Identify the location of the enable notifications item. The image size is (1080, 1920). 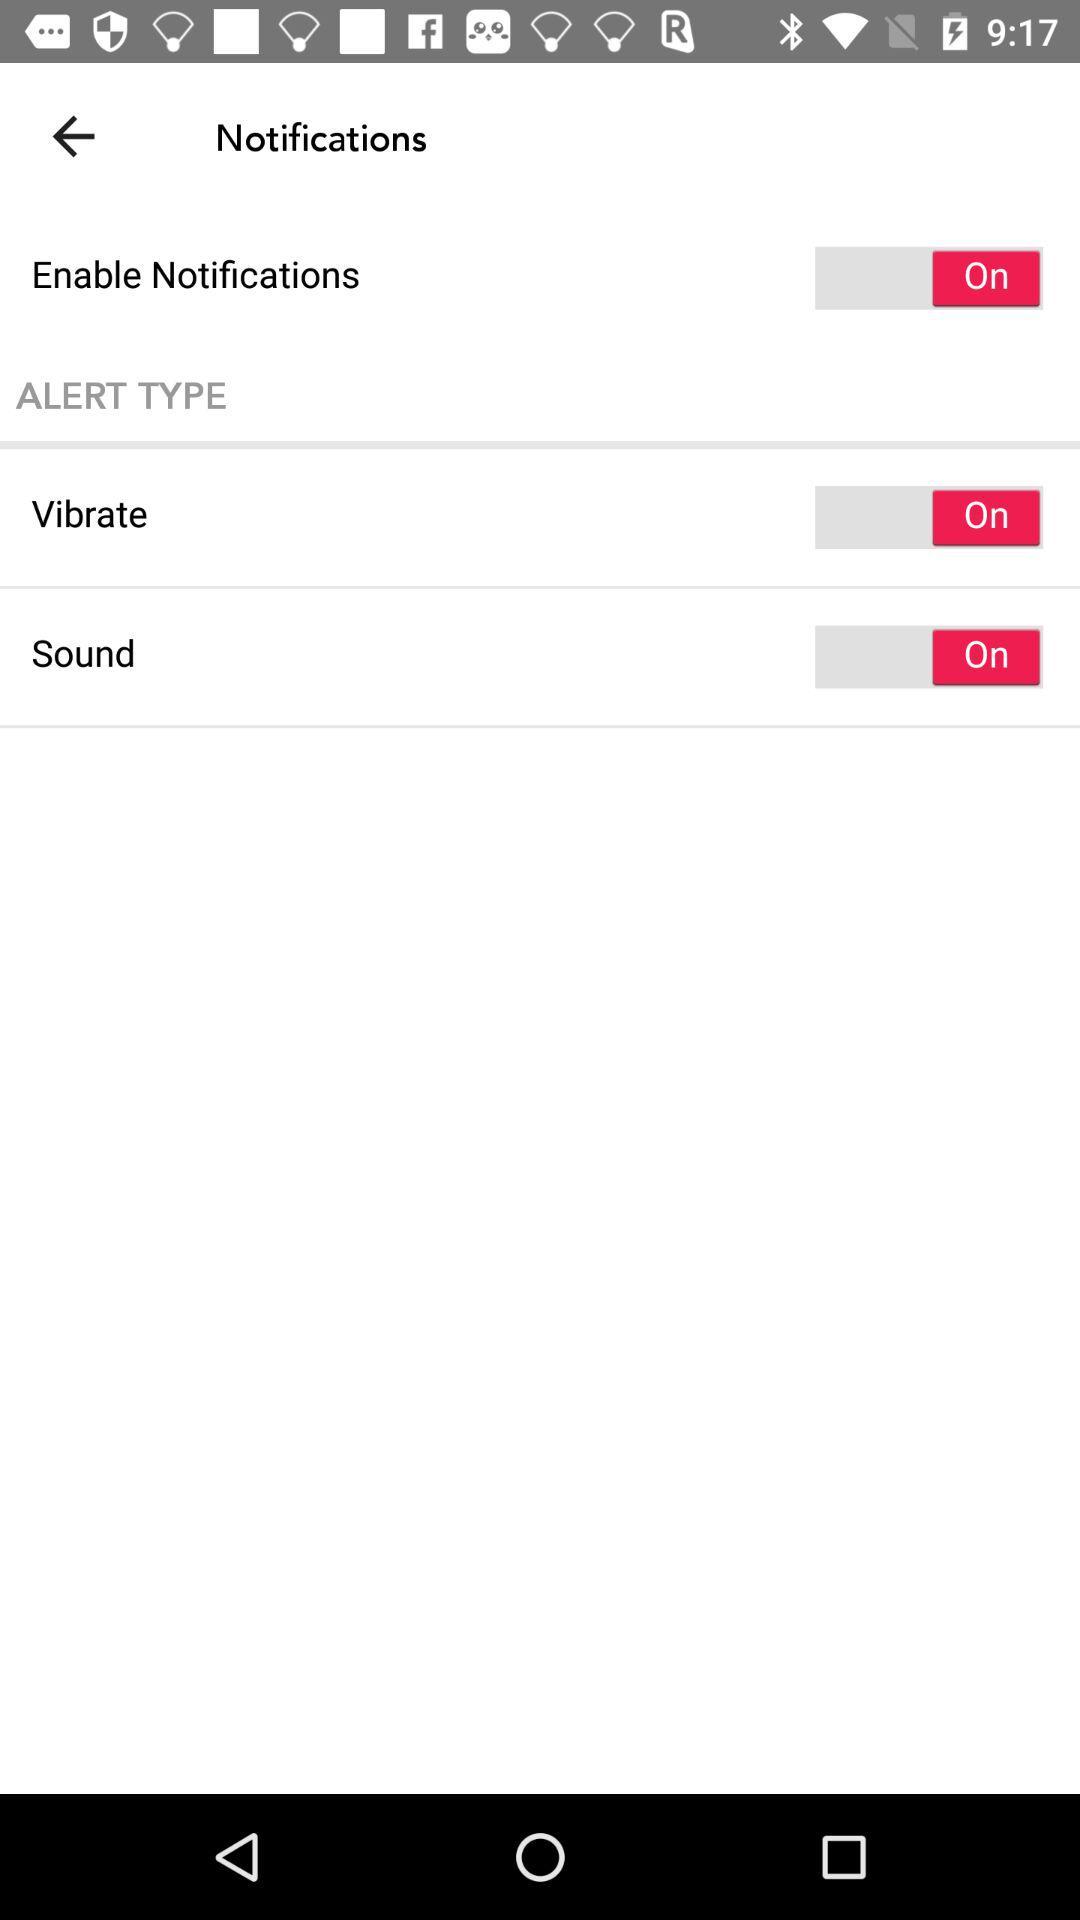
(540, 277).